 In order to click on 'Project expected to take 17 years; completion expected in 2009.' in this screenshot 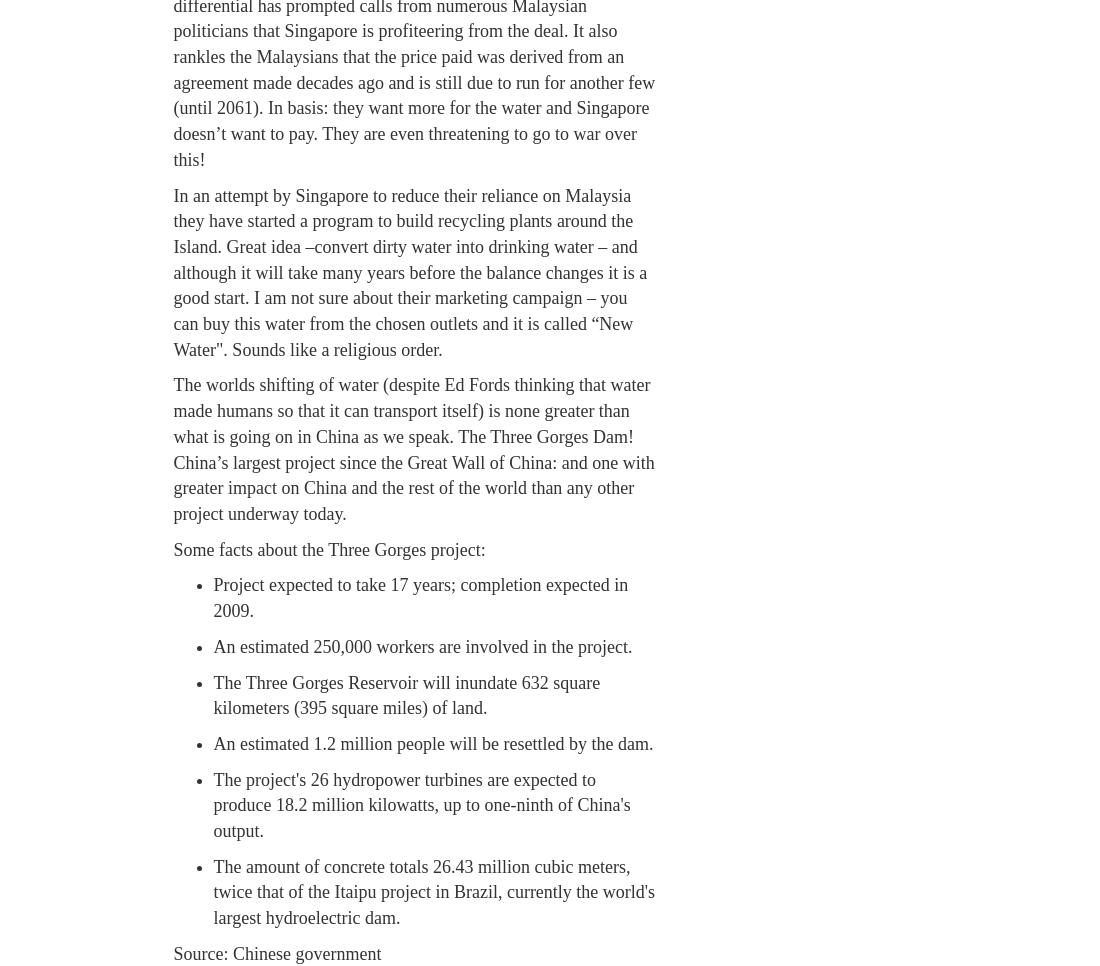, I will do `click(419, 597)`.